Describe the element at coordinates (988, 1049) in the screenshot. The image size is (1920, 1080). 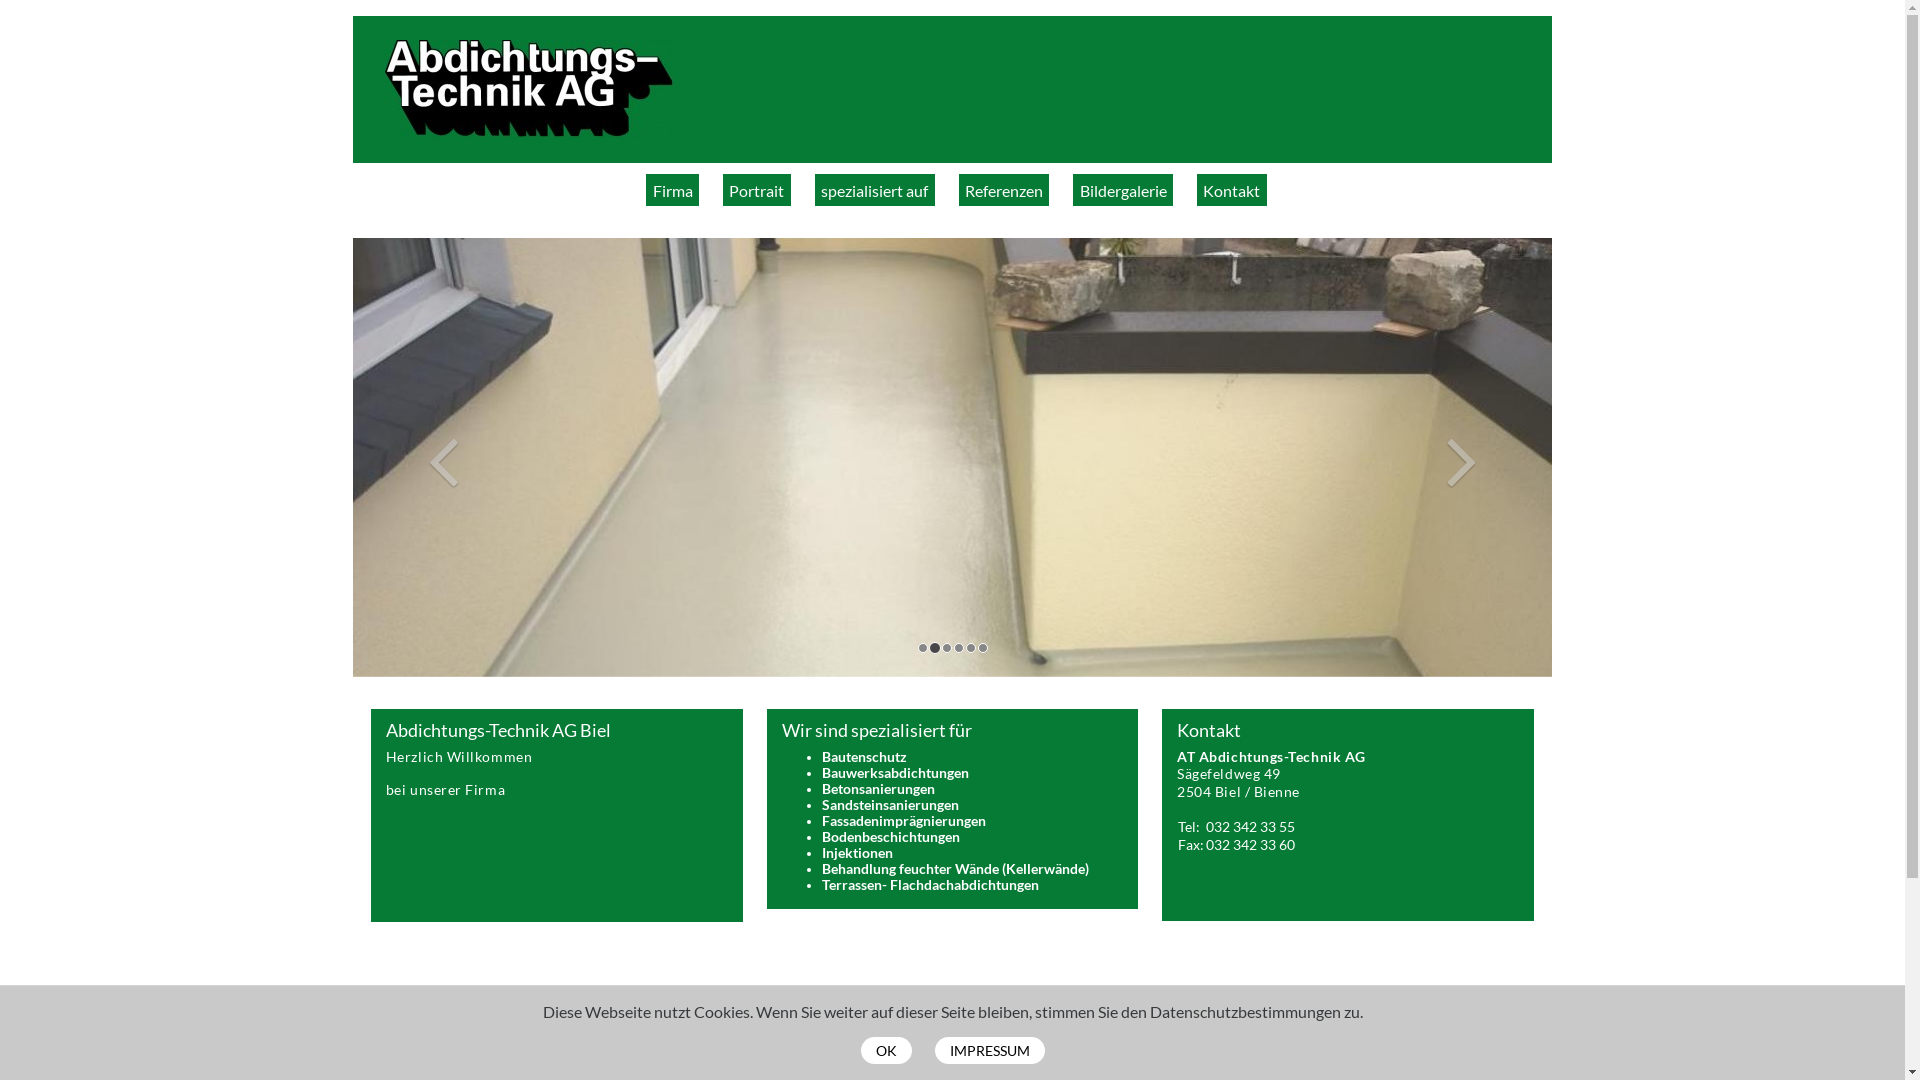
I see `'IMPRESSUM'` at that location.